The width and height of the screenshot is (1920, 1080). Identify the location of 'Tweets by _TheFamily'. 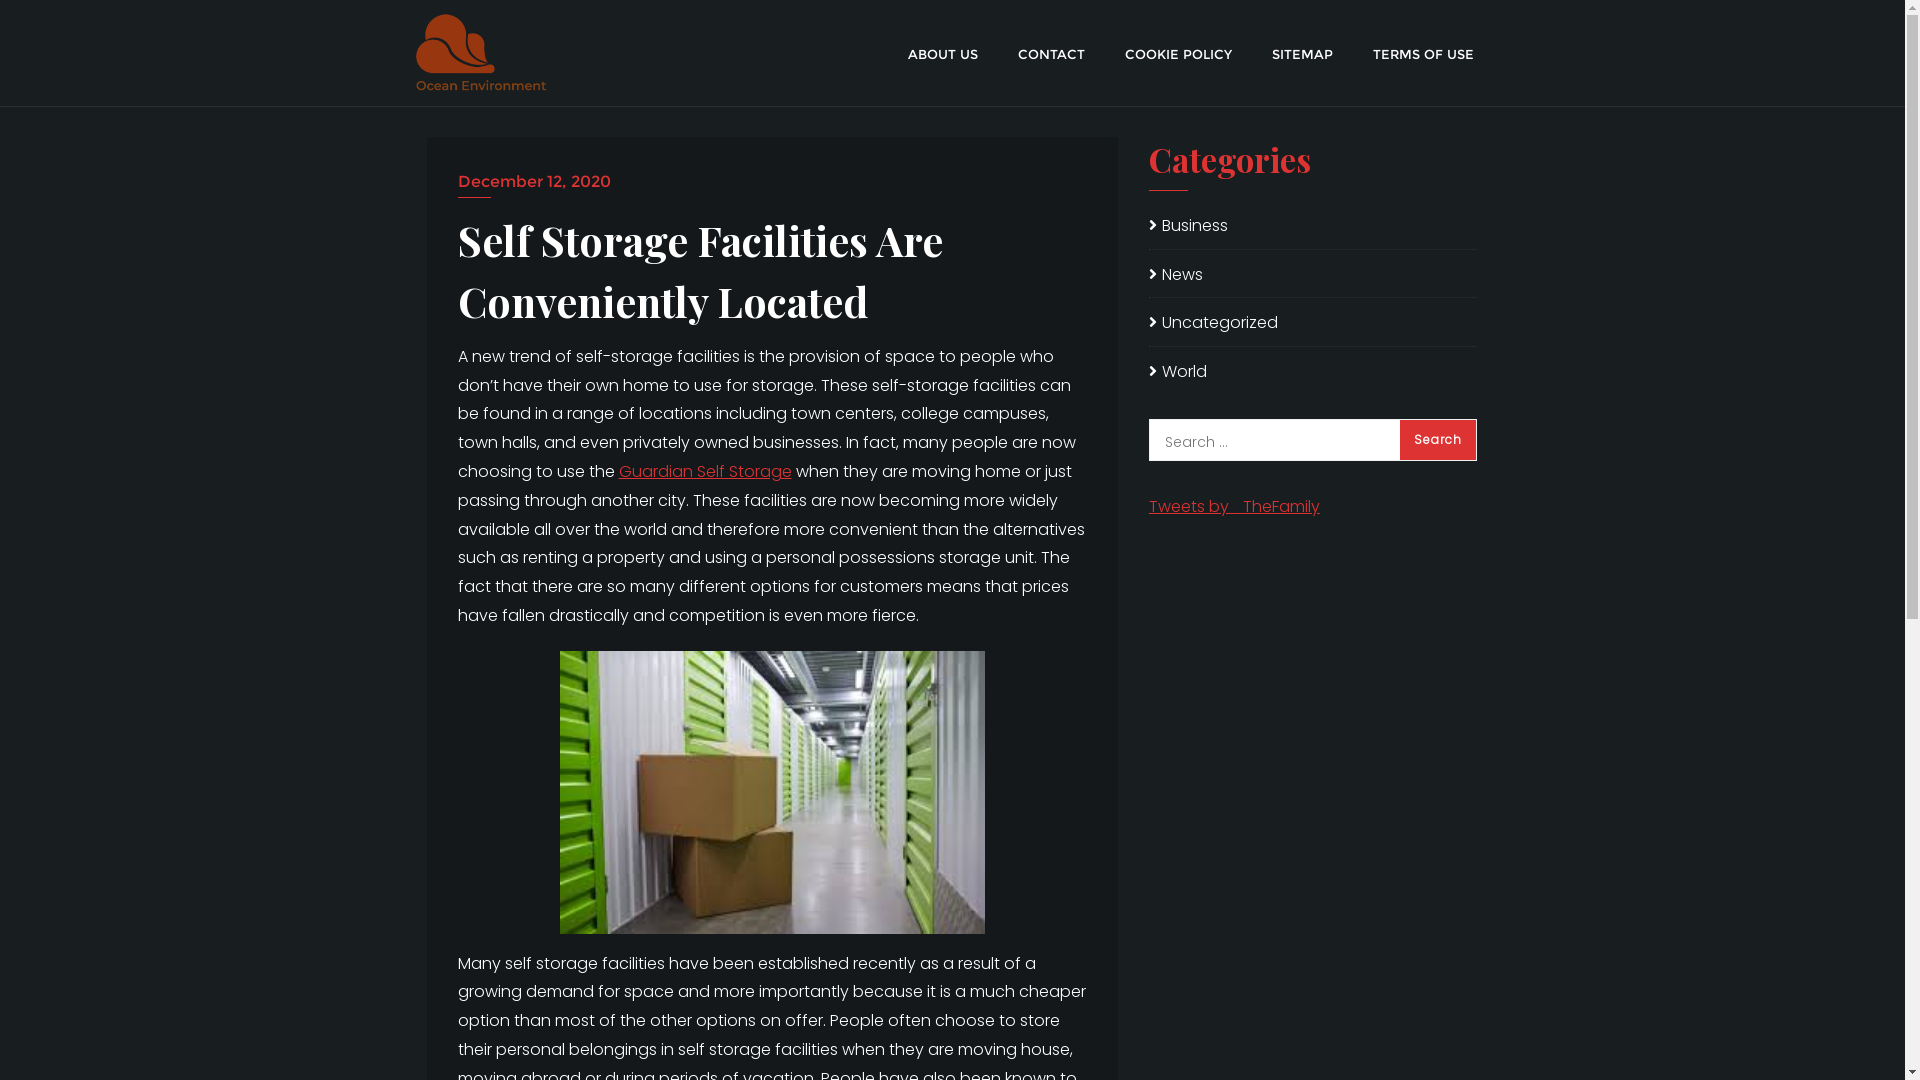
(1233, 505).